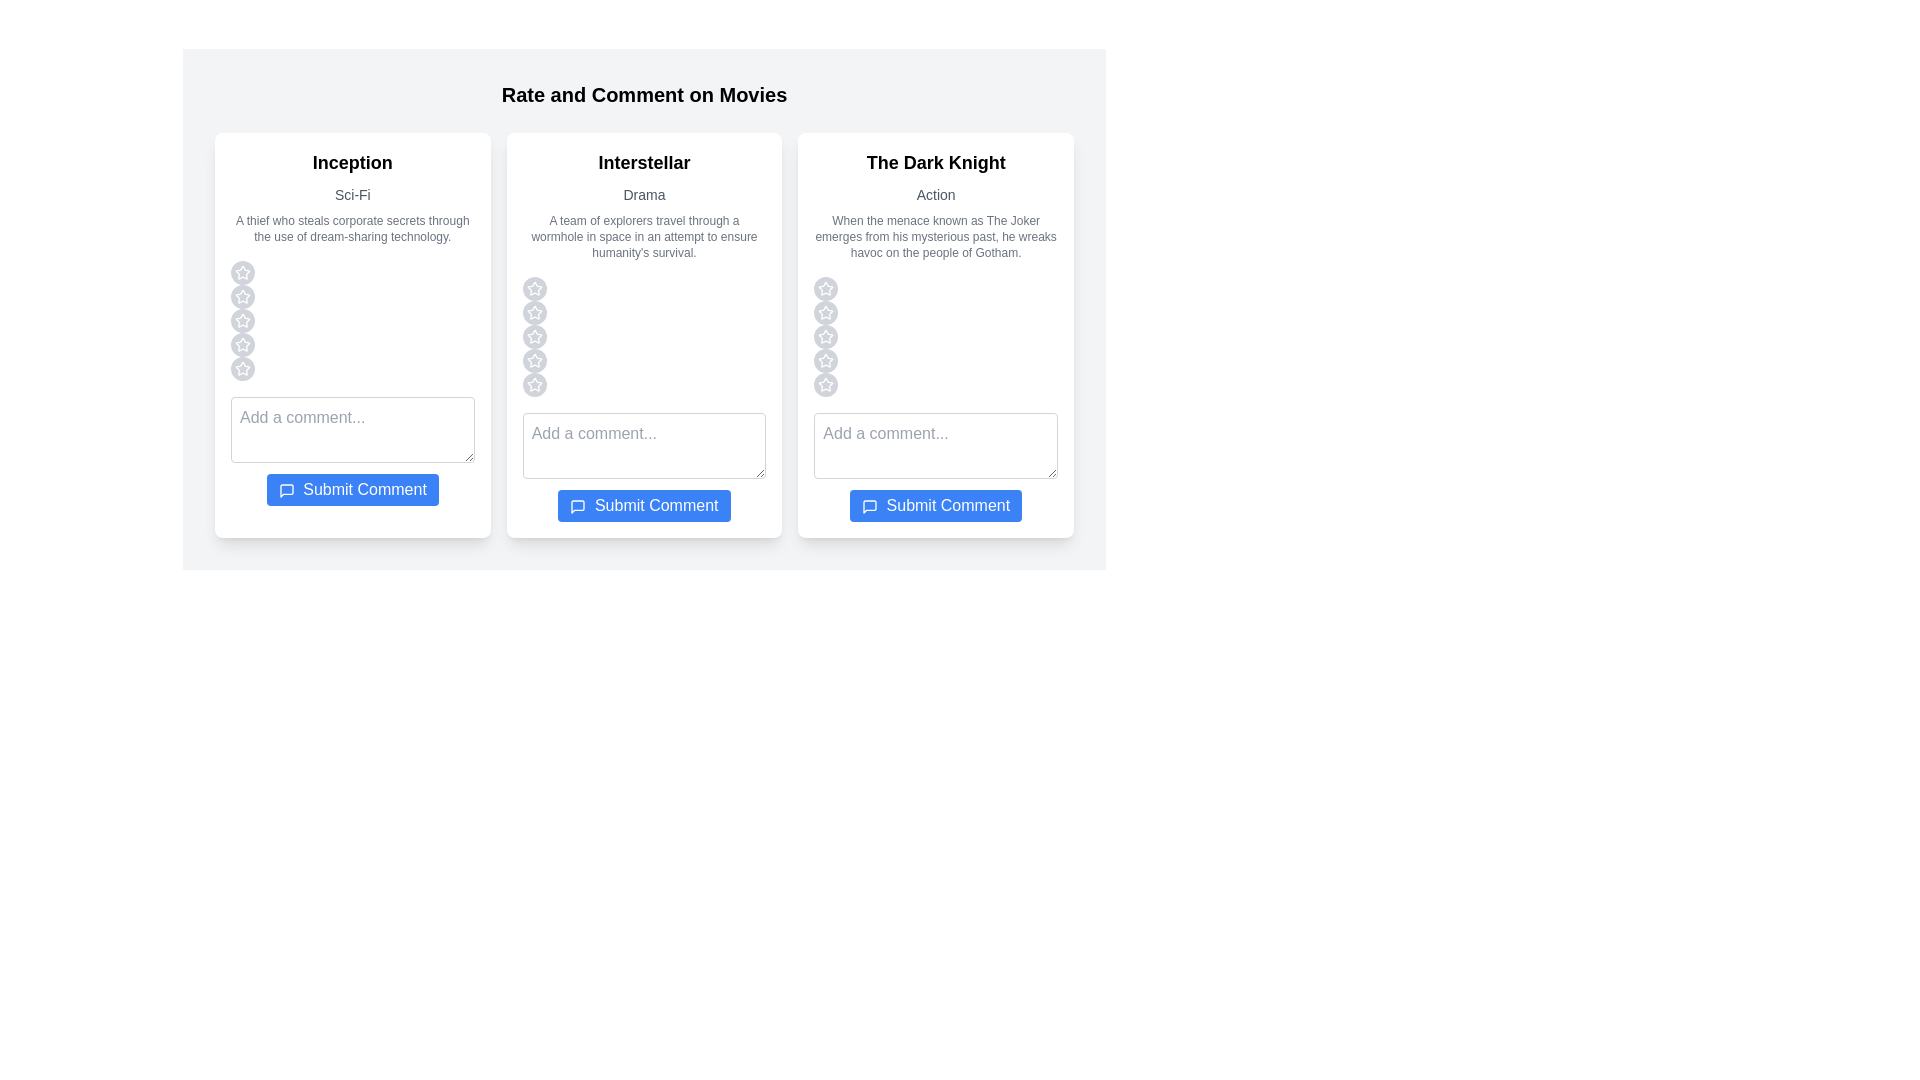 The image size is (1920, 1080). What do you see at coordinates (825, 335) in the screenshot?
I see `the star corresponding to the rating 3 for the movie The Dark Knight` at bounding box center [825, 335].